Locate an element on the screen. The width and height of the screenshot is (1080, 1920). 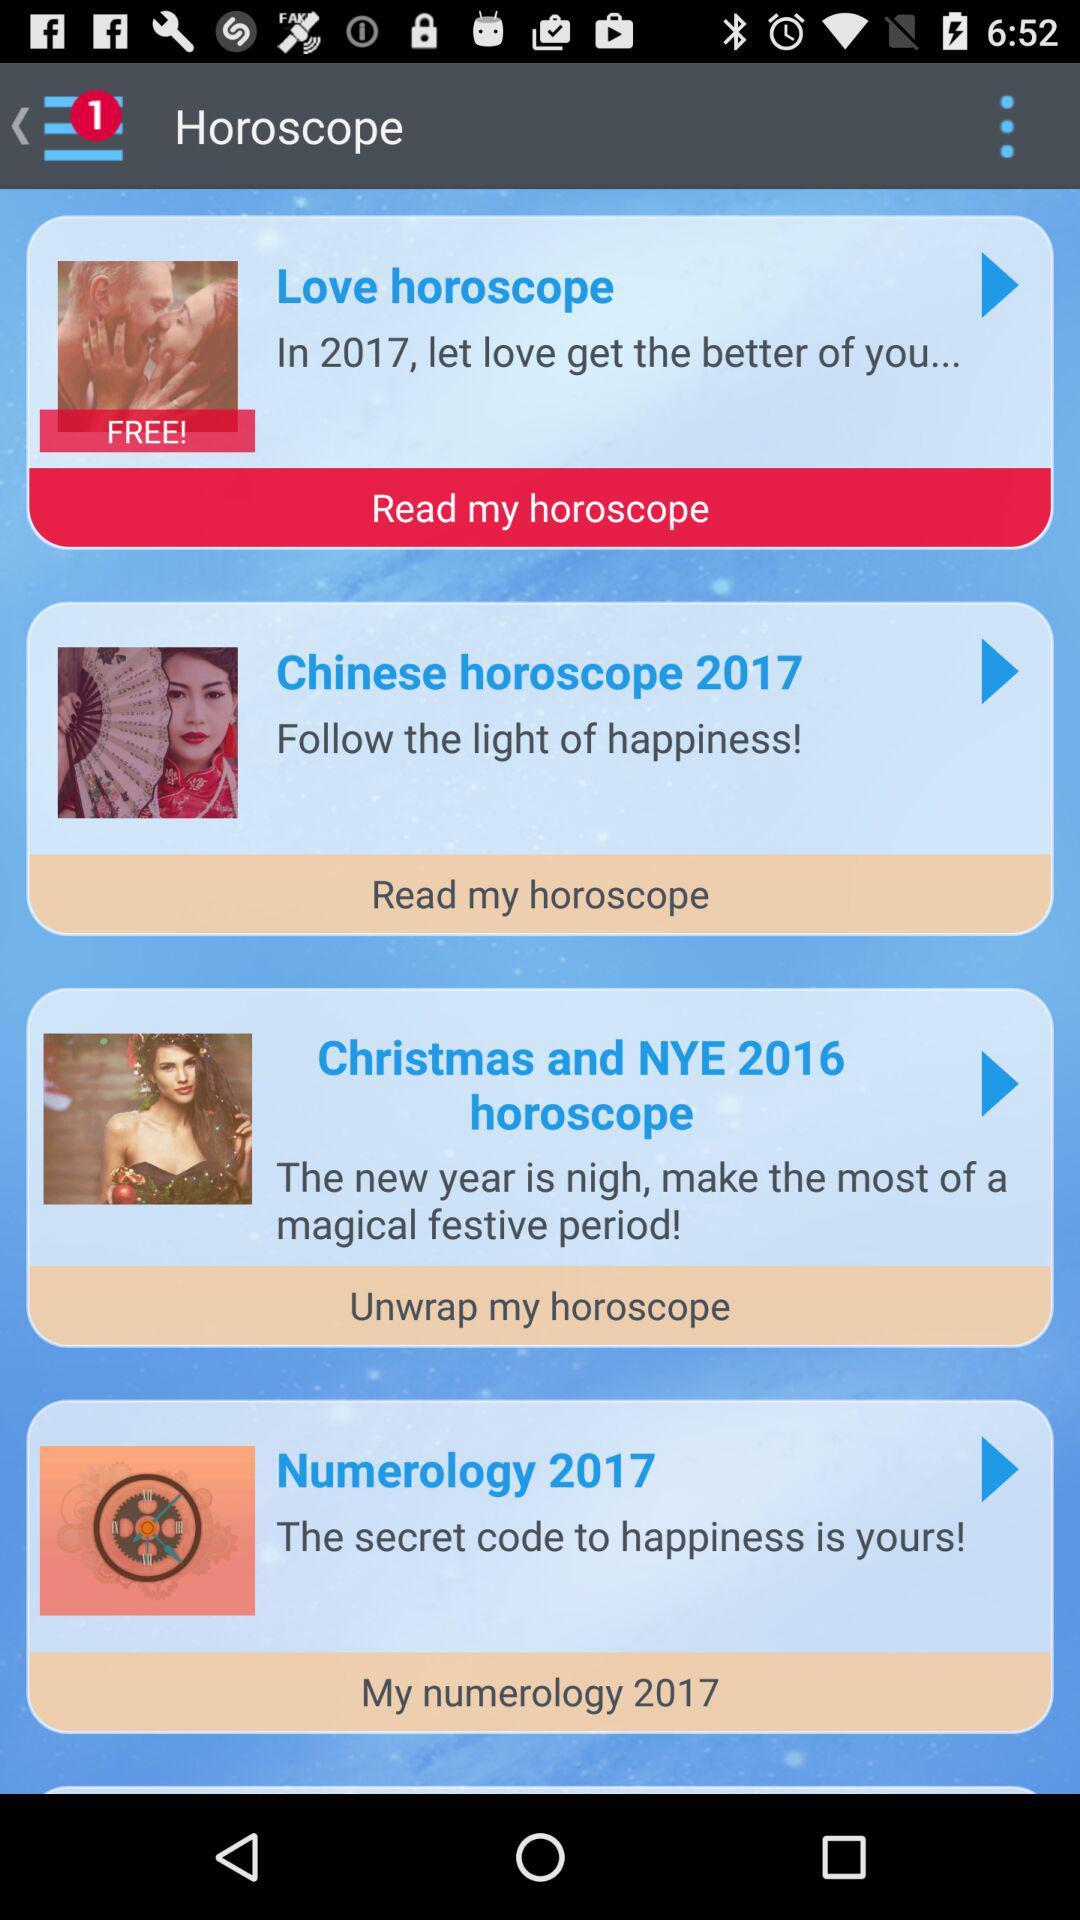
the the new year app is located at coordinates (654, 1199).